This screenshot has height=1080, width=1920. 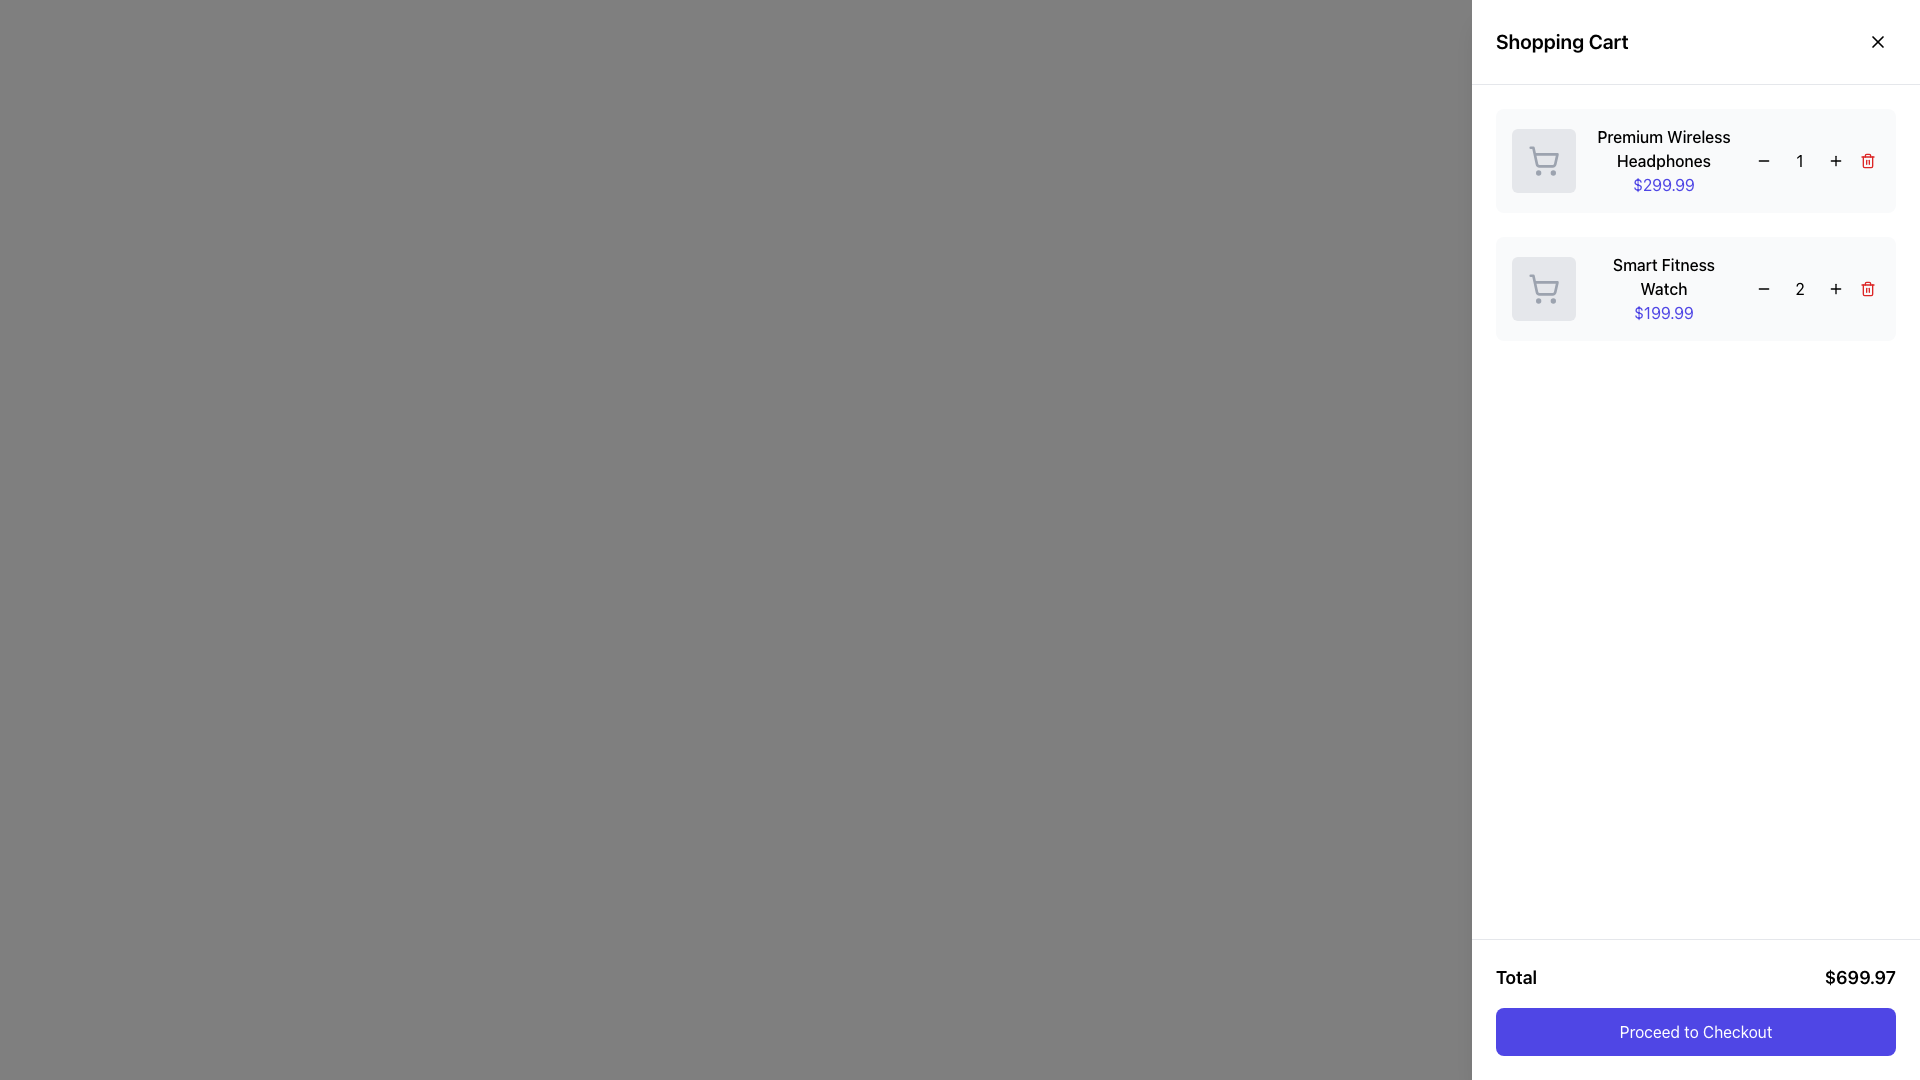 I want to click on the numeric display showing the number '2' in bold, which is centered within the numeric adjustment component for the 'Smart Fitness Watch' in the shopping cart, so click(x=1815, y=289).